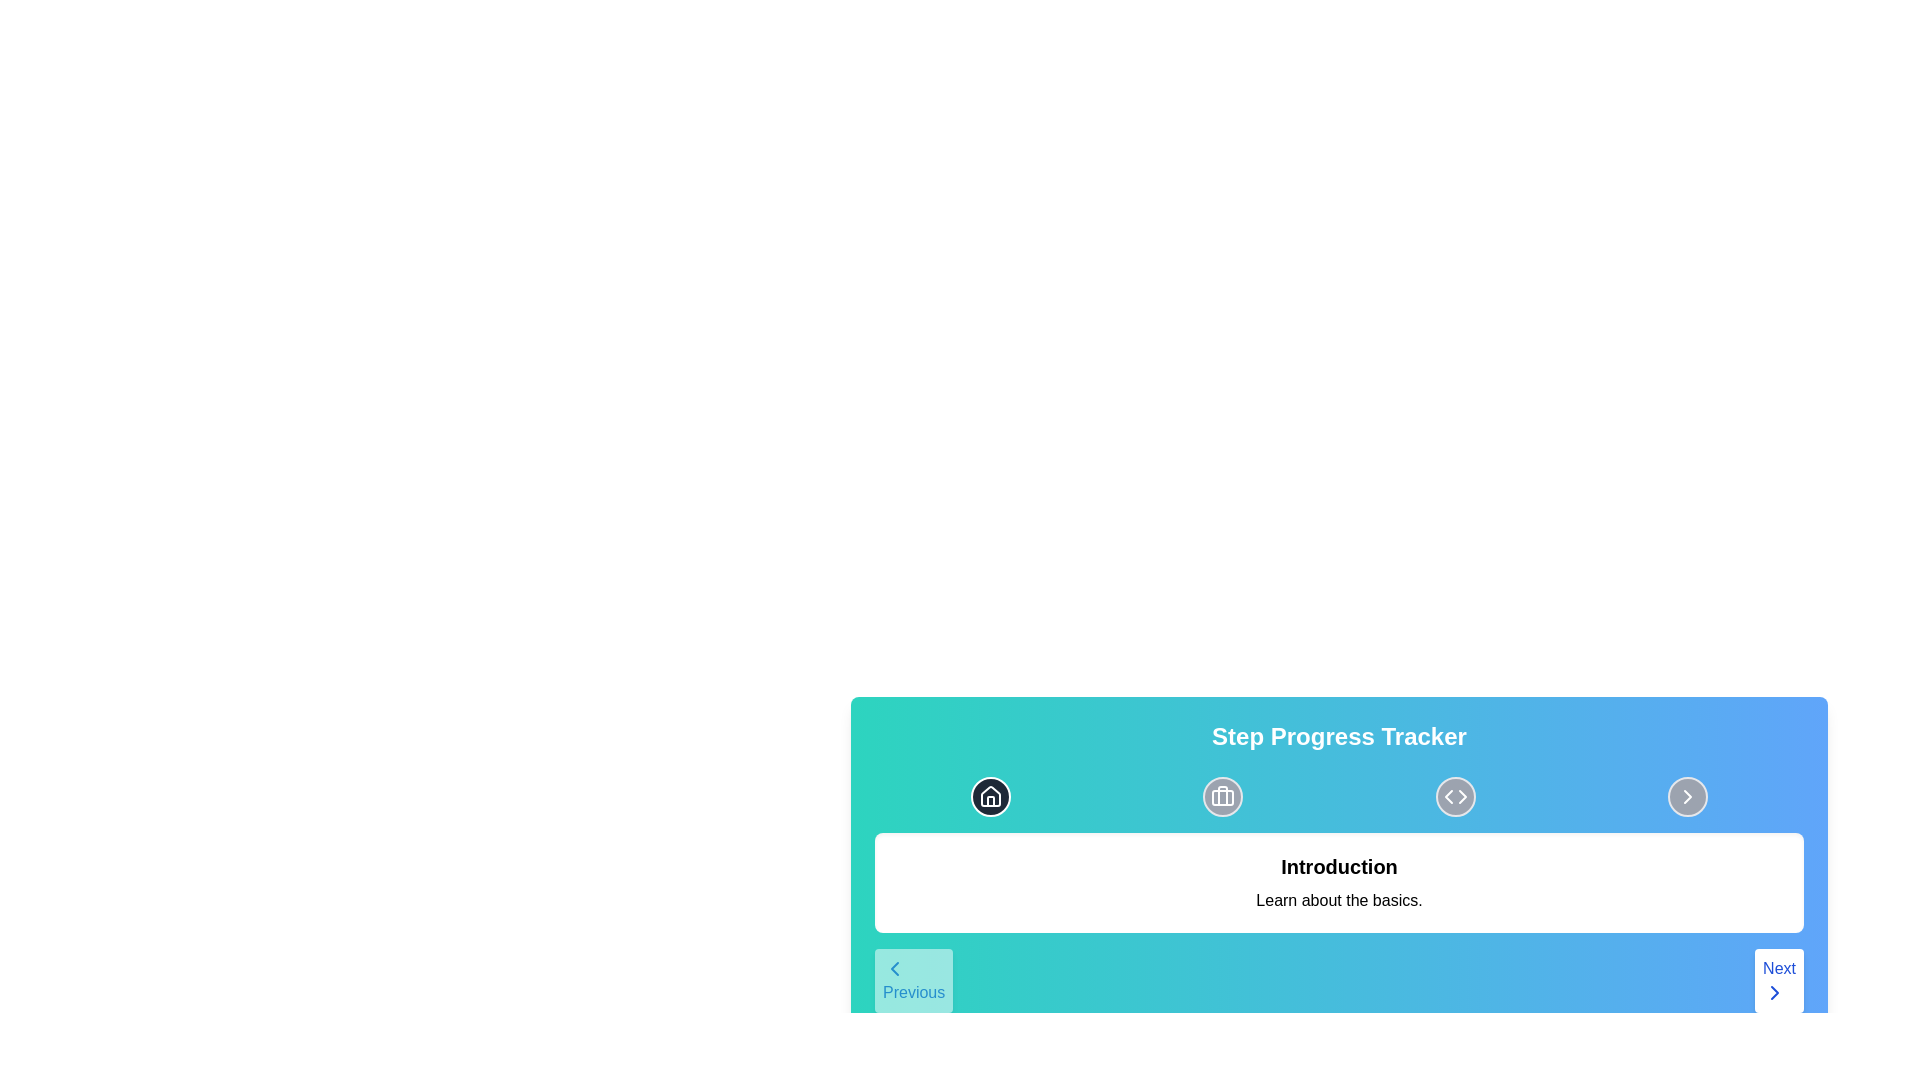 The width and height of the screenshot is (1920, 1080). I want to click on the first navigation button located in the bottom section of the blue gradient area to redirect users to the homepage or main section, so click(991, 796).